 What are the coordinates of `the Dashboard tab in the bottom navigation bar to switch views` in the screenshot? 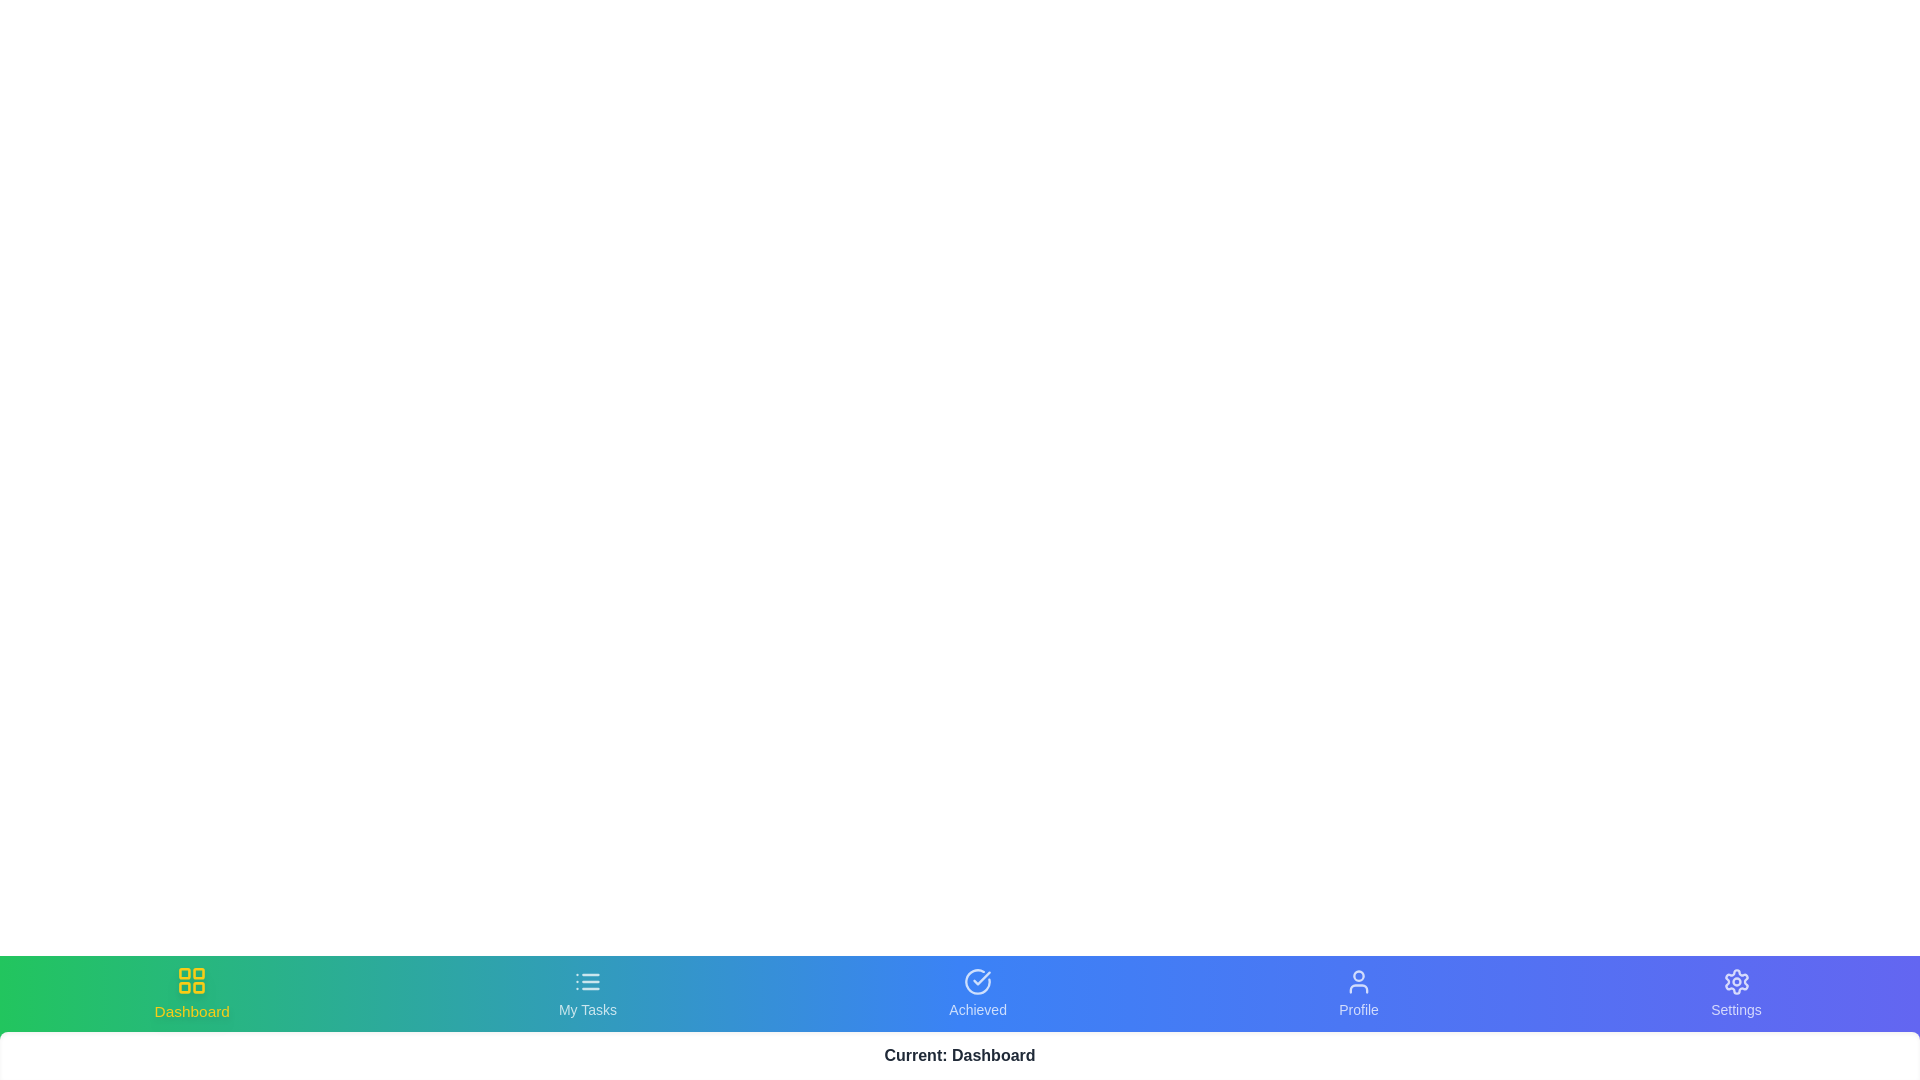 It's located at (192, 994).